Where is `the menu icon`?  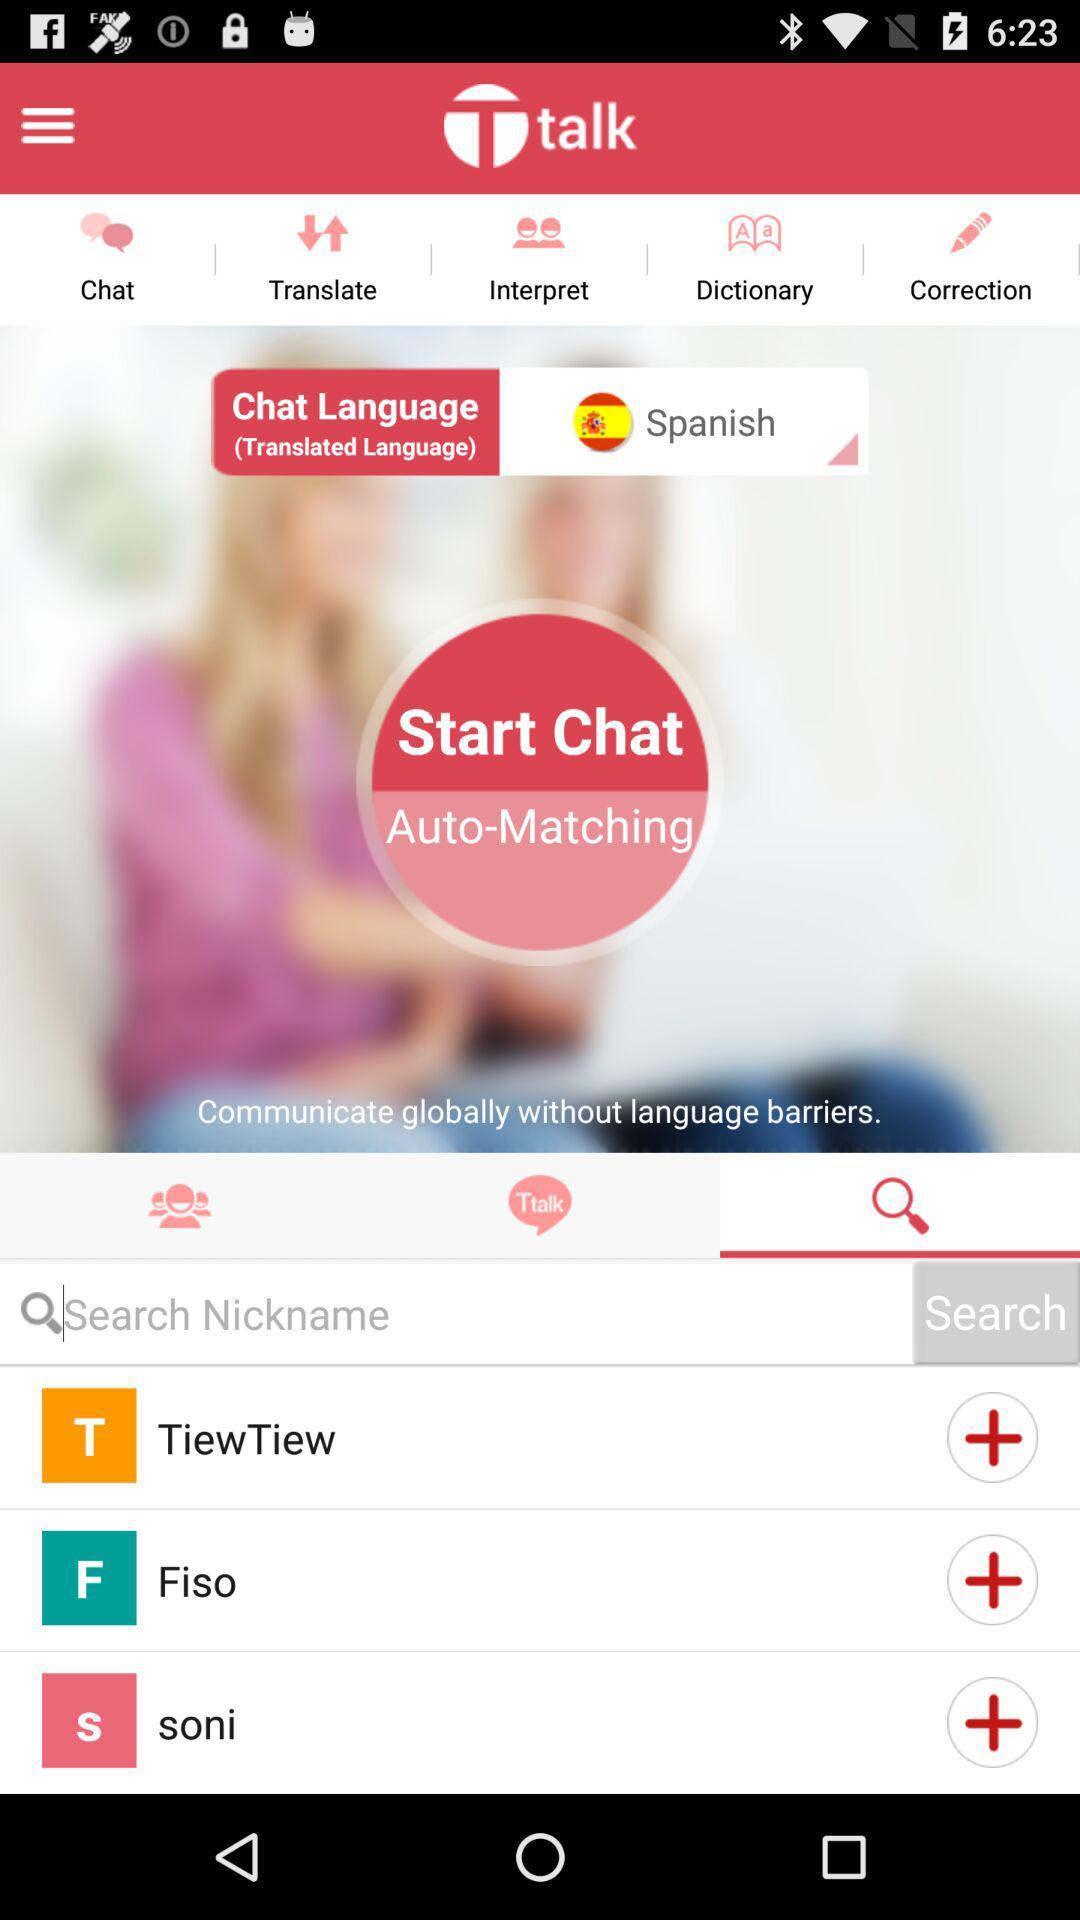
the menu icon is located at coordinates (46, 133).